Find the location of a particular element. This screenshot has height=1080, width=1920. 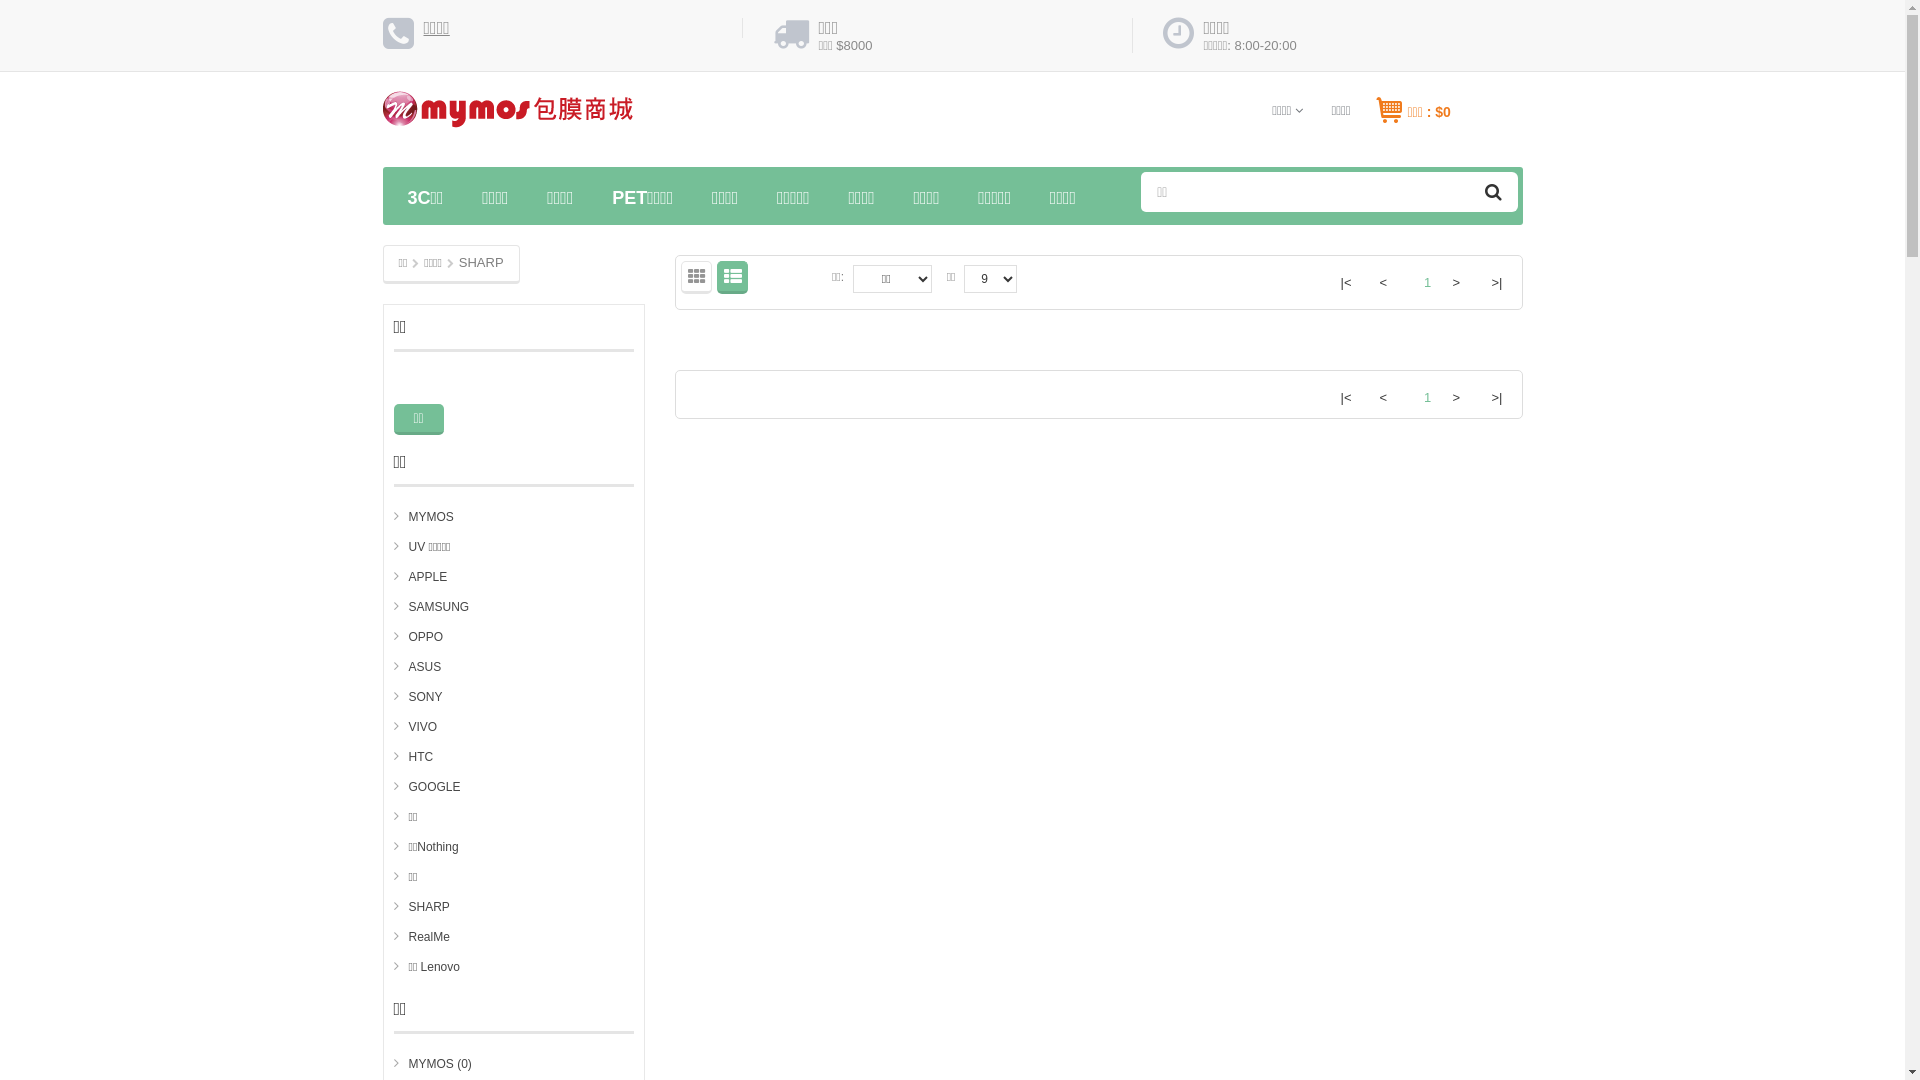

'SAMSUNG' is located at coordinates (431, 605).